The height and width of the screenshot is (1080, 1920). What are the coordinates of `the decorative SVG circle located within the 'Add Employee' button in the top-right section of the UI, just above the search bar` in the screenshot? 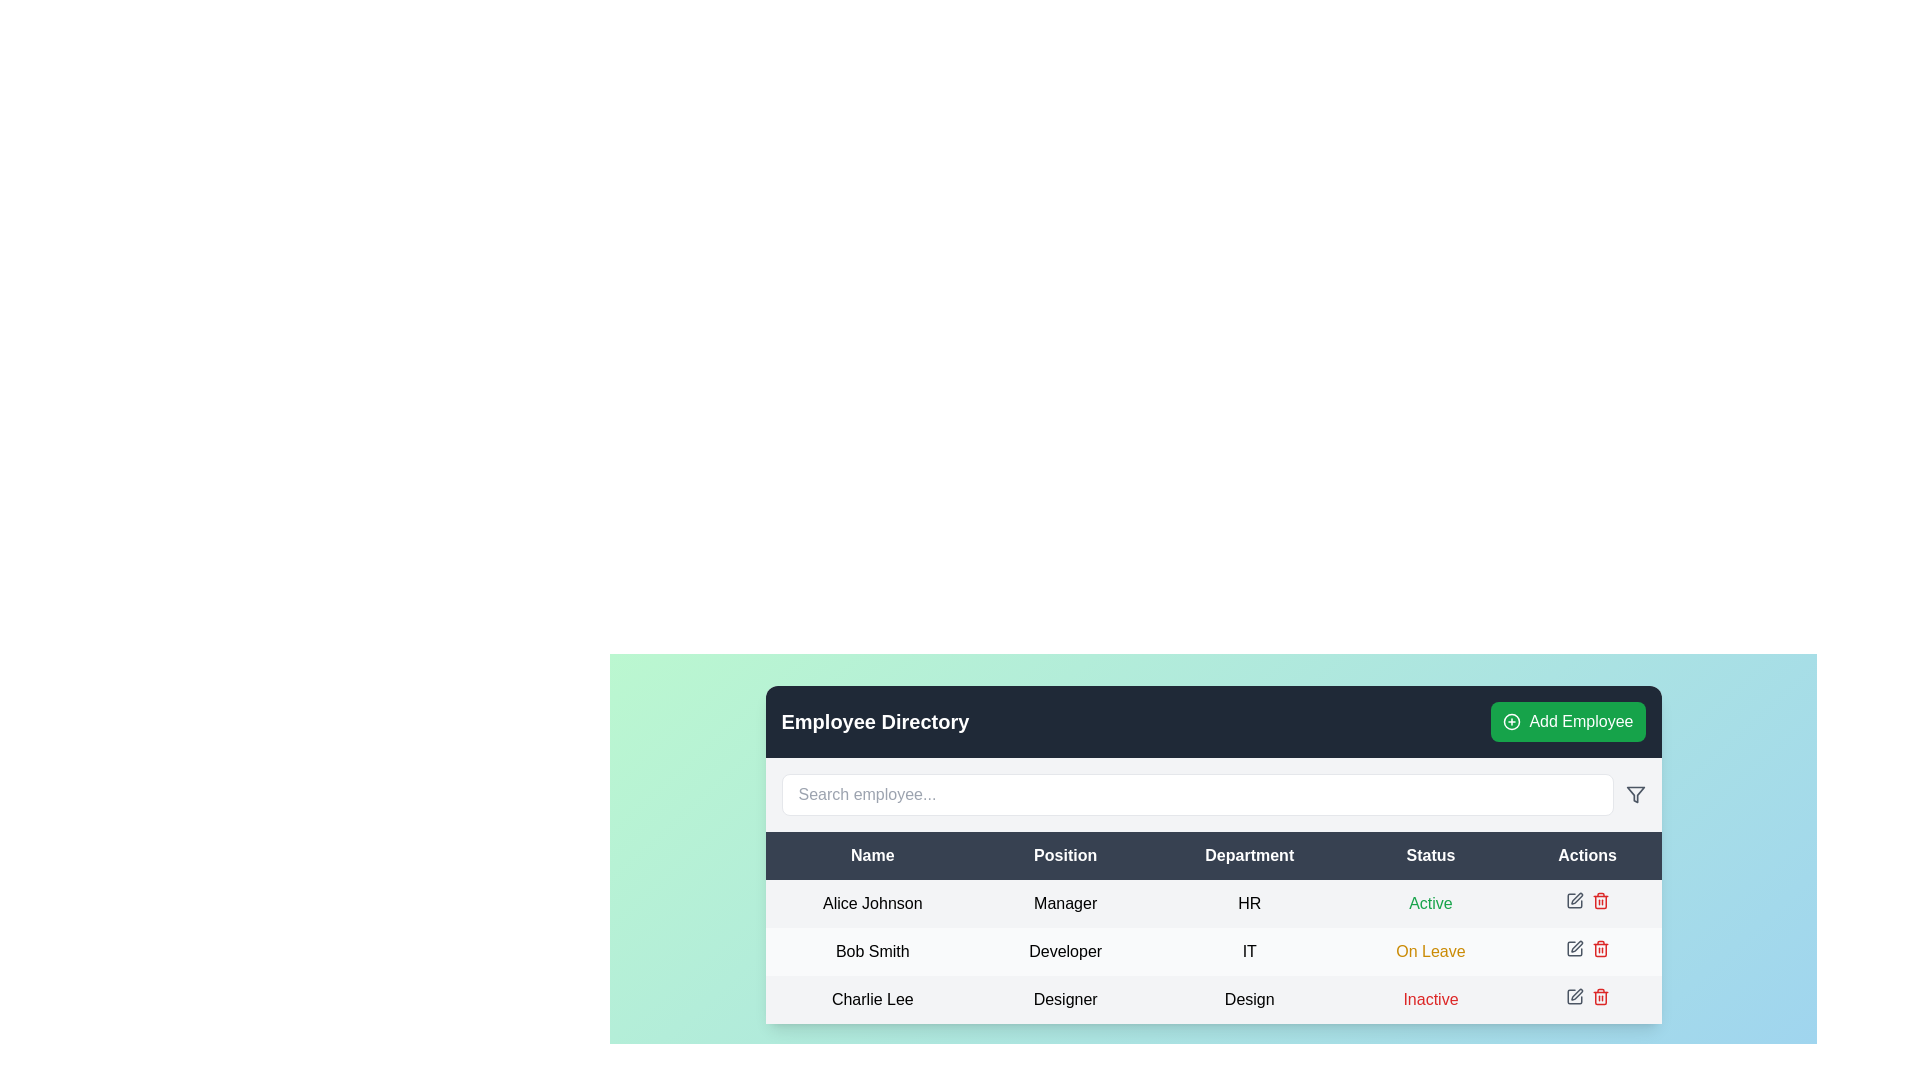 It's located at (1512, 721).